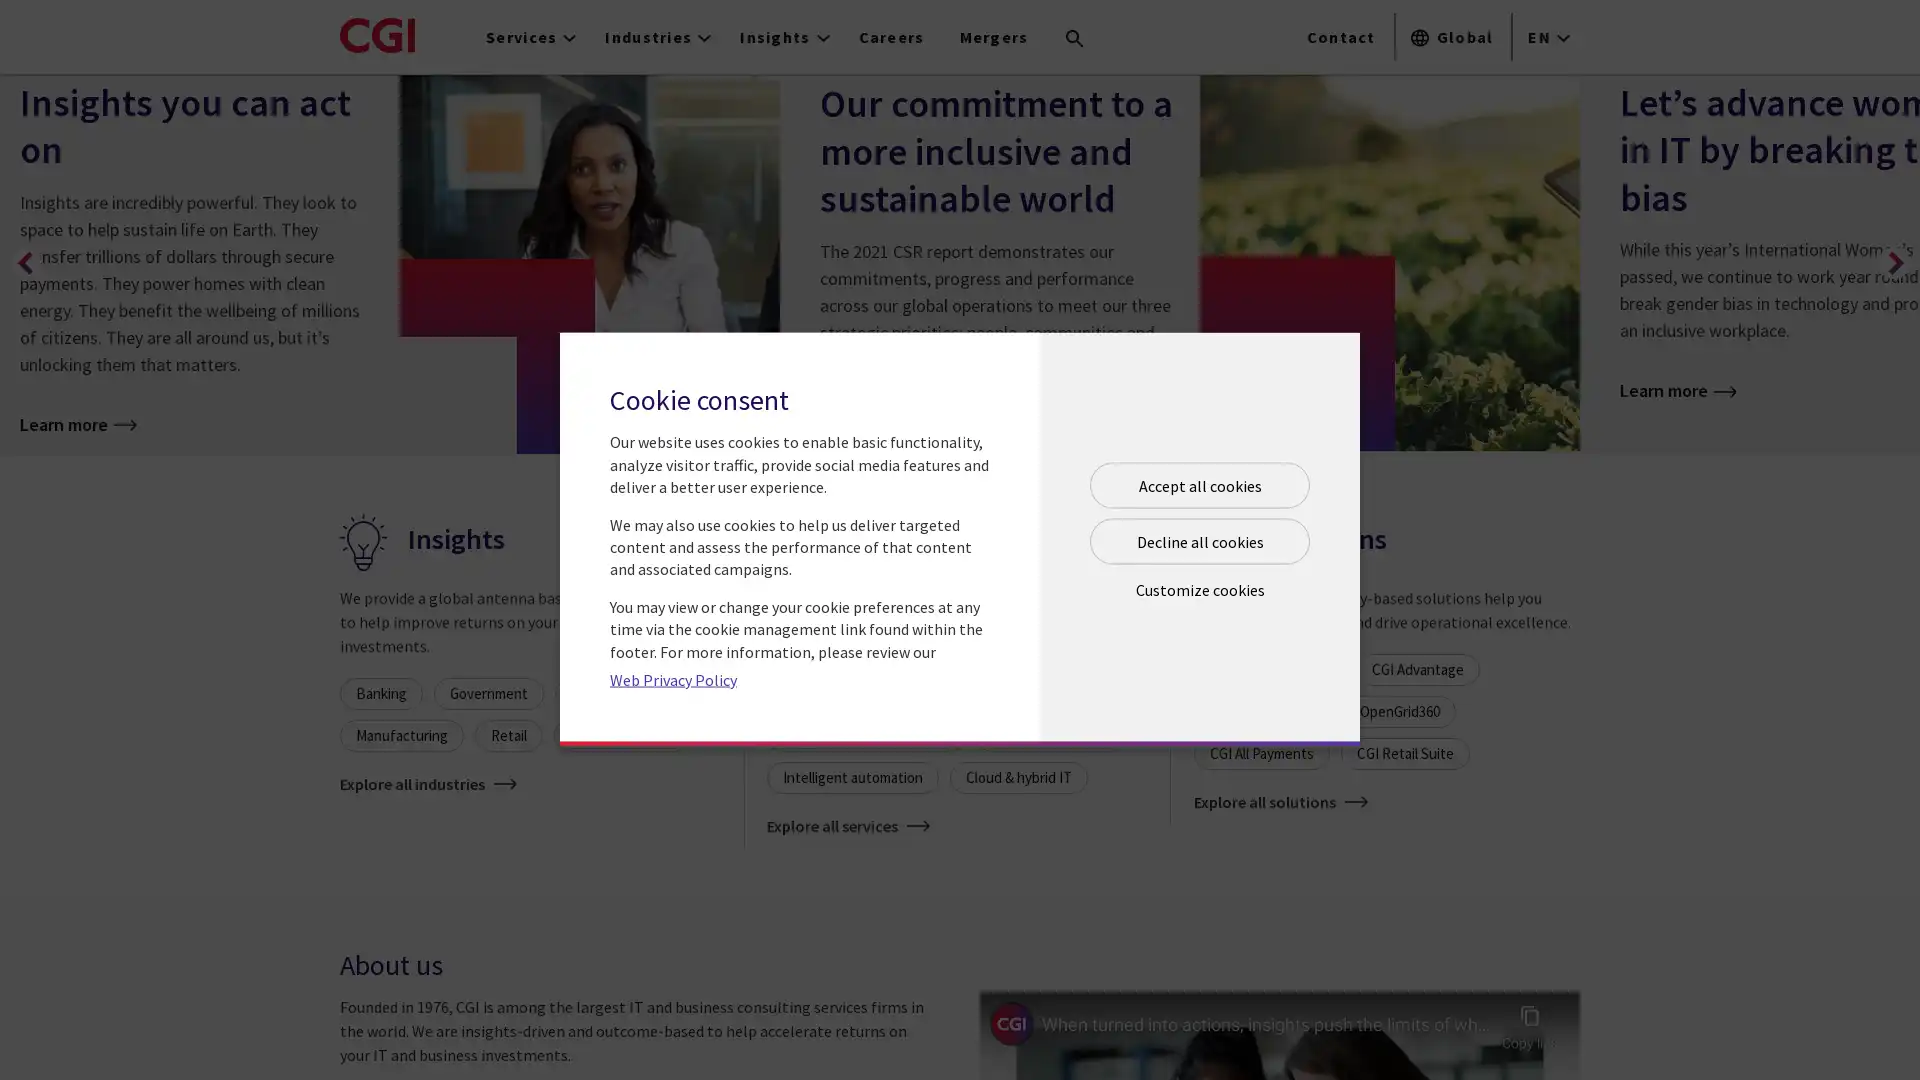 The width and height of the screenshot is (1920, 1080). Describe the element at coordinates (673, 677) in the screenshot. I see `Web Privacy Policy` at that location.